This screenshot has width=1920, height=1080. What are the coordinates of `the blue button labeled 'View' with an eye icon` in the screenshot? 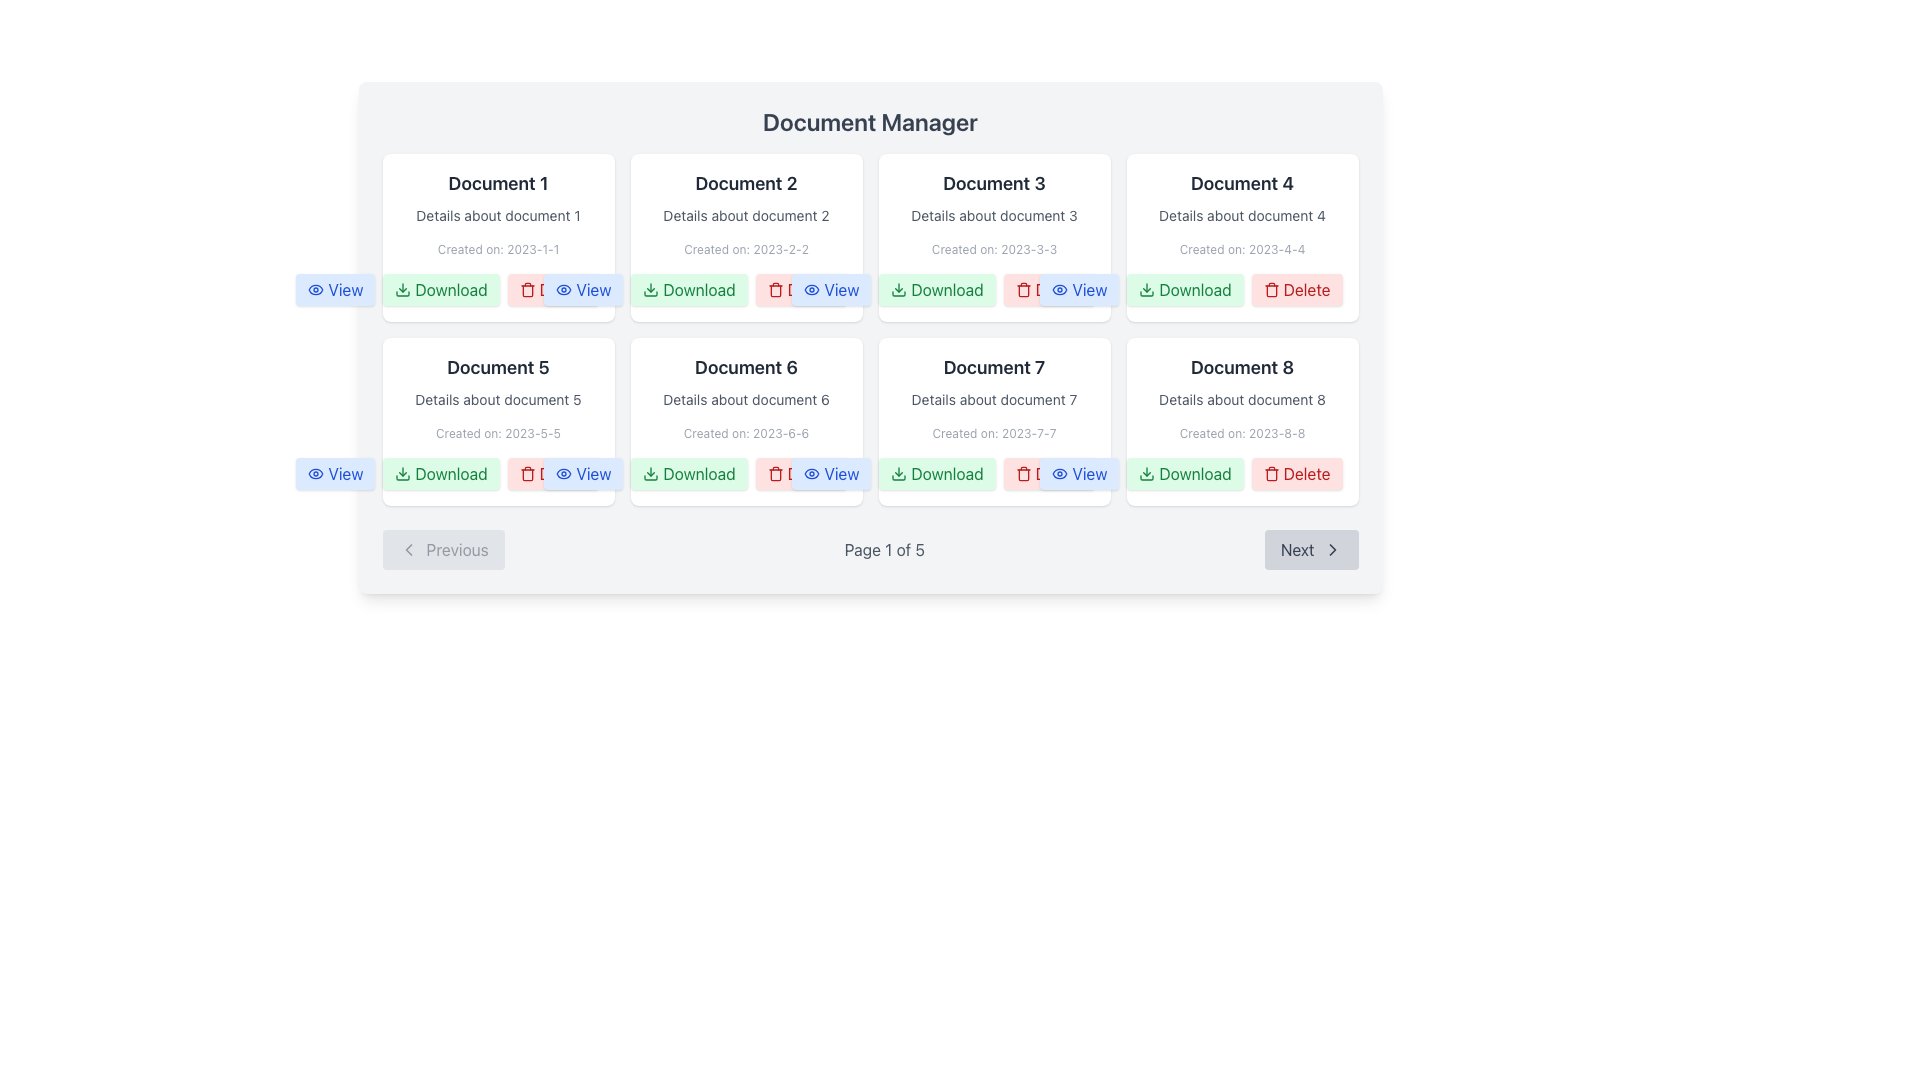 It's located at (336, 289).